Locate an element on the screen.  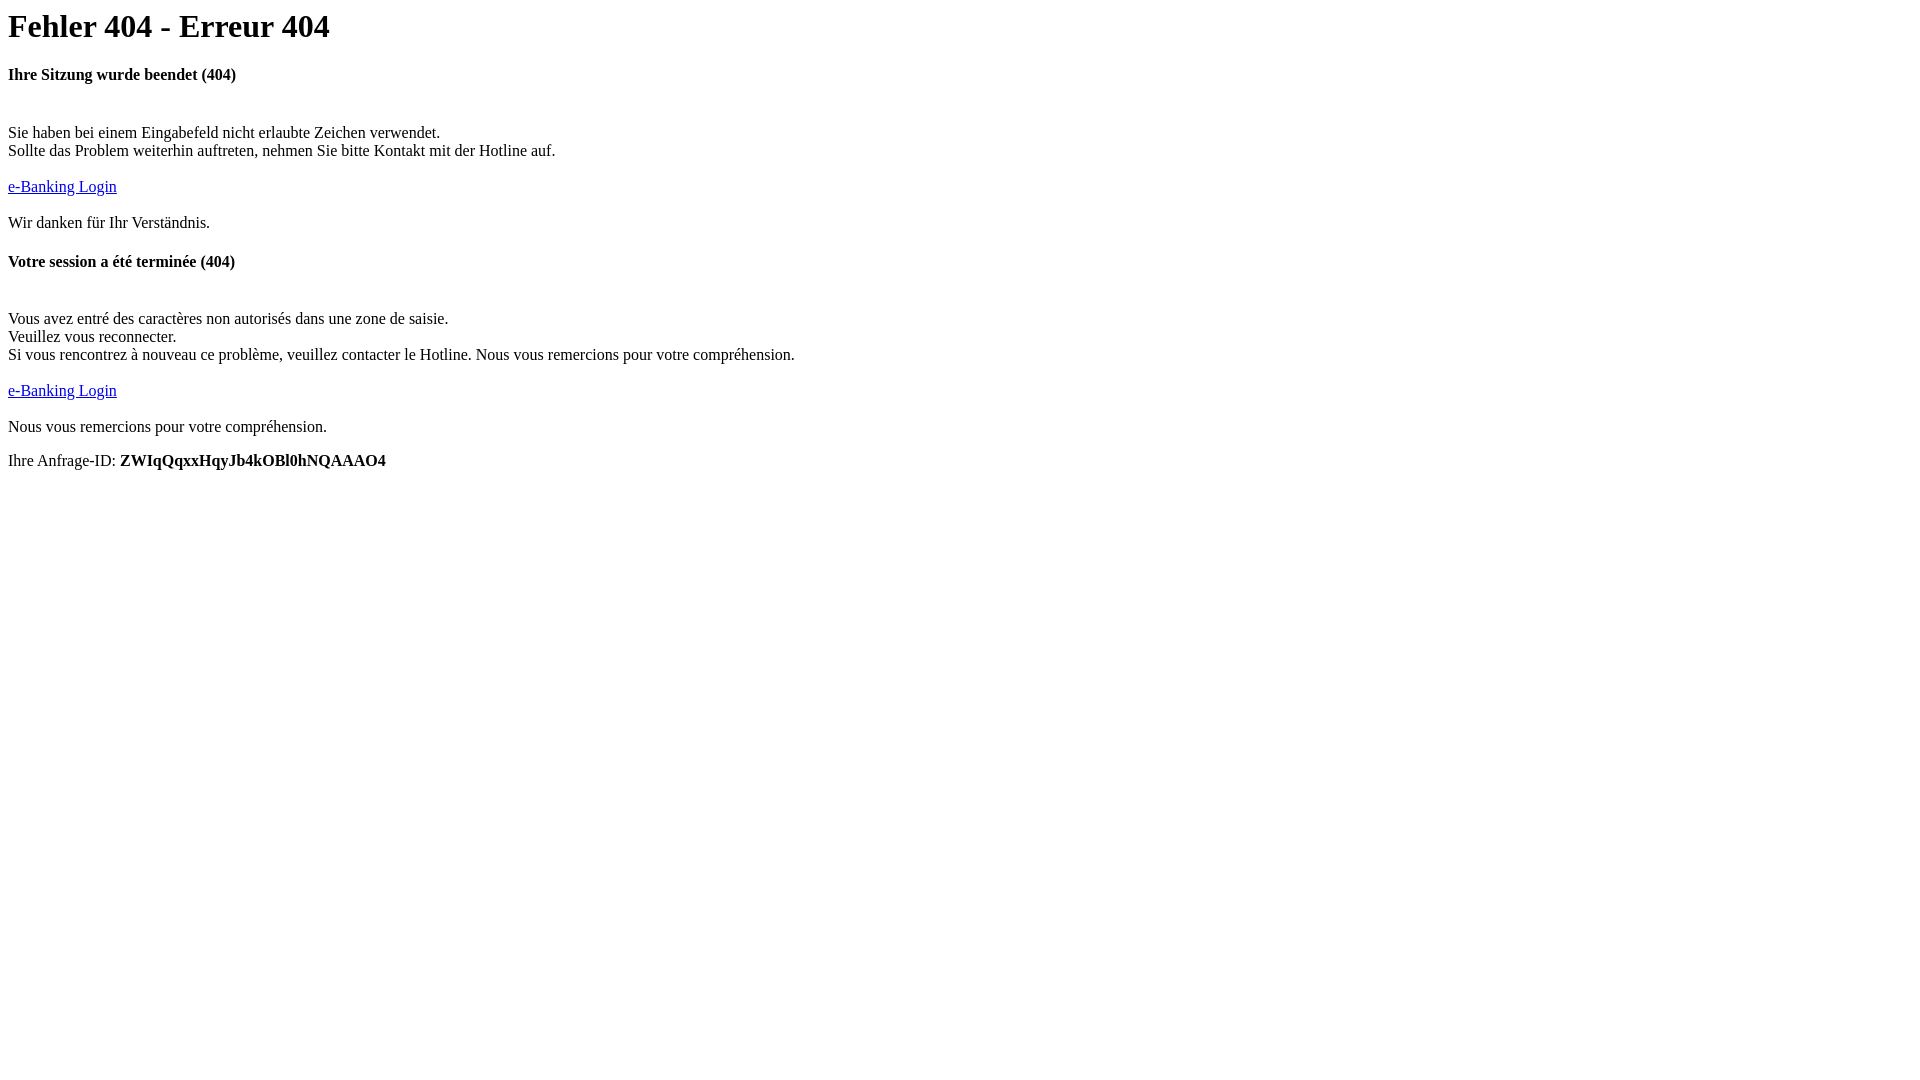
'e-Banking Login' is located at coordinates (62, 390).